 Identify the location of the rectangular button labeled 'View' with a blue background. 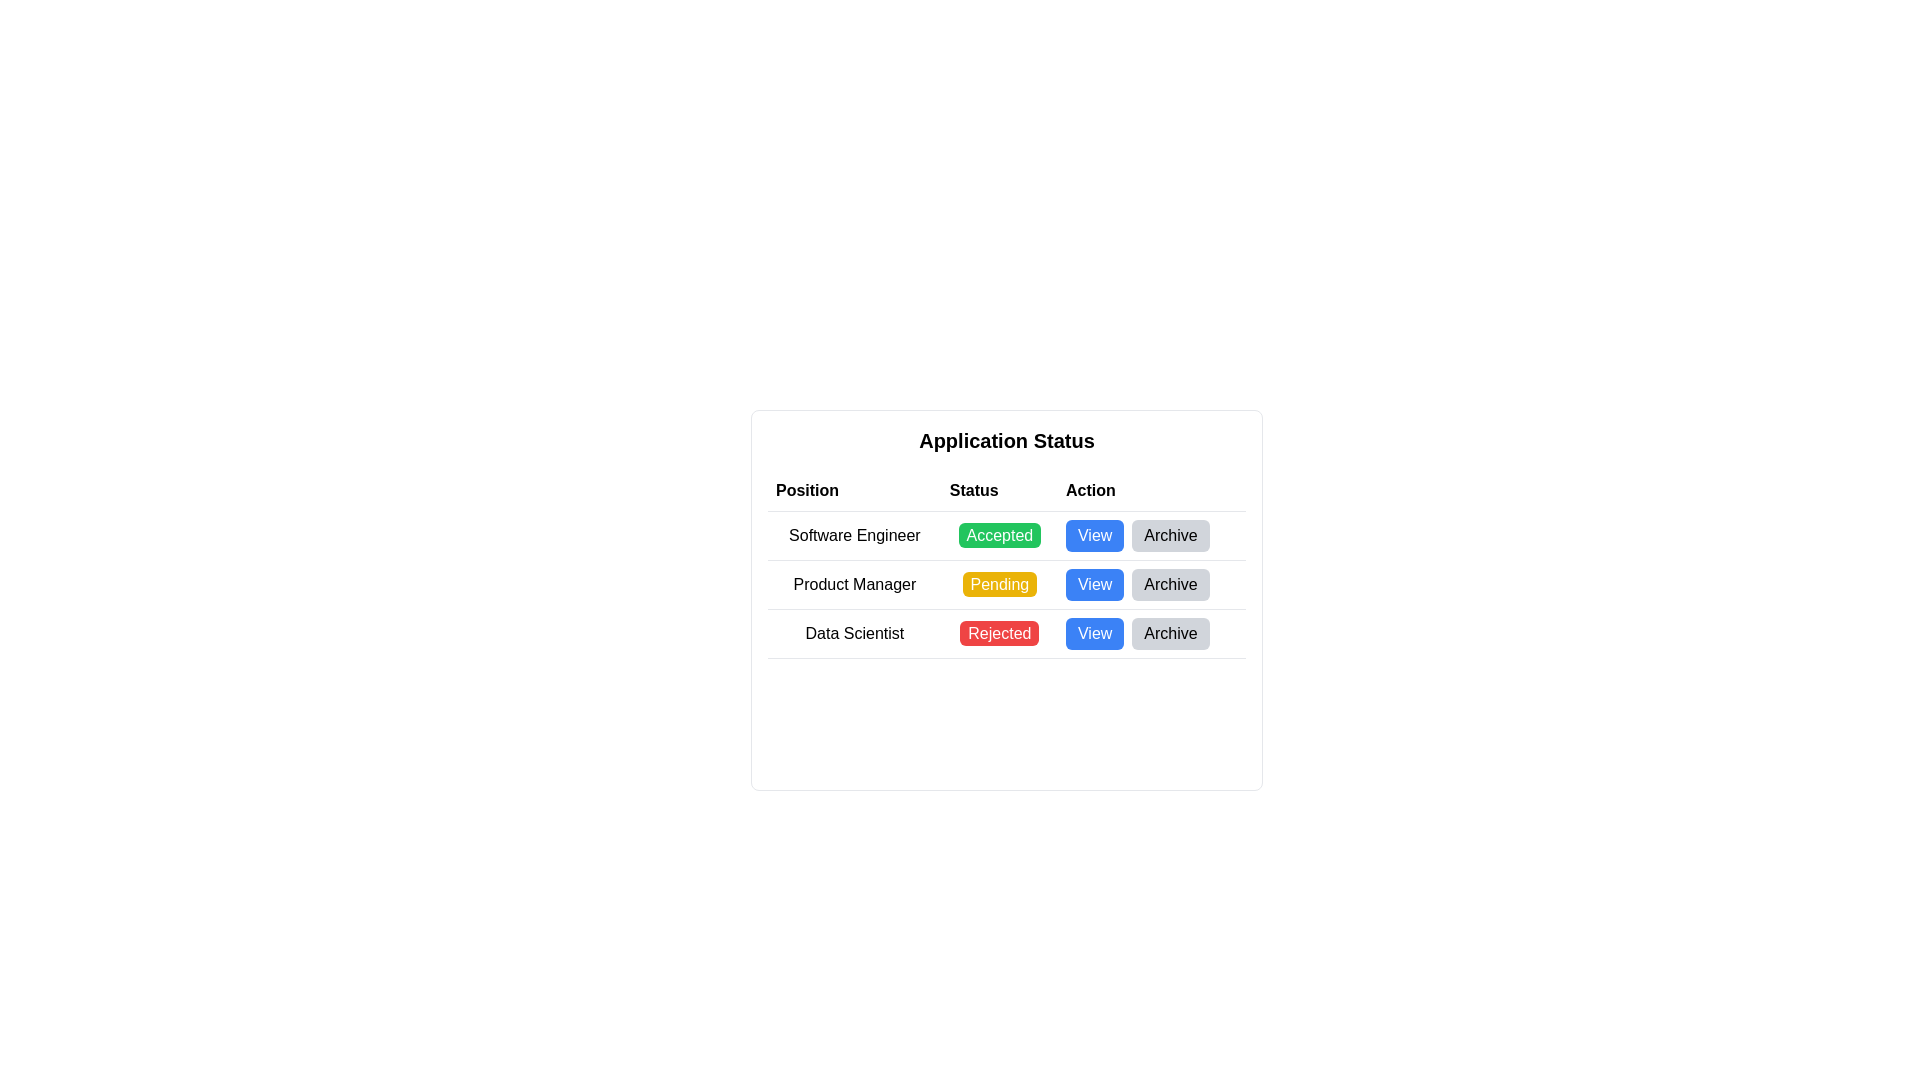
(1094, 535).